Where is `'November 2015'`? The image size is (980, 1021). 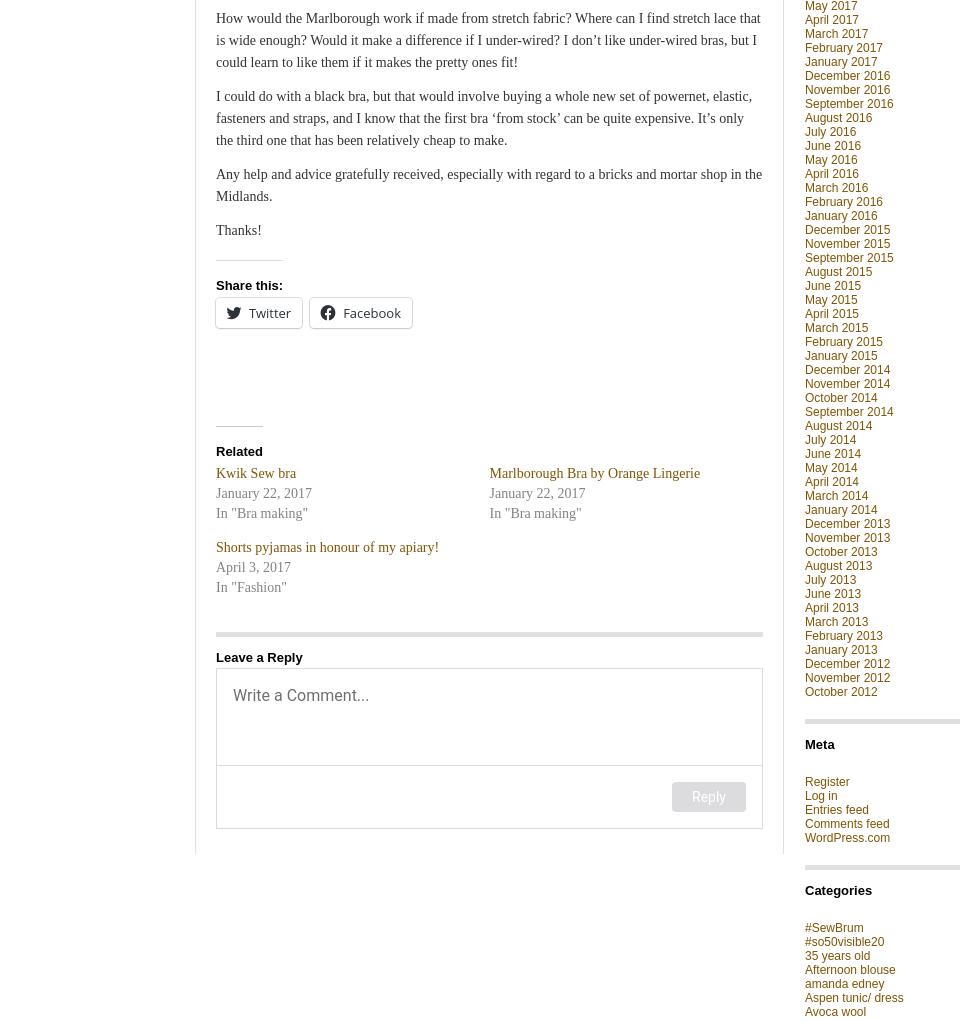
'November 2015' is located at coordinates (847, 241).